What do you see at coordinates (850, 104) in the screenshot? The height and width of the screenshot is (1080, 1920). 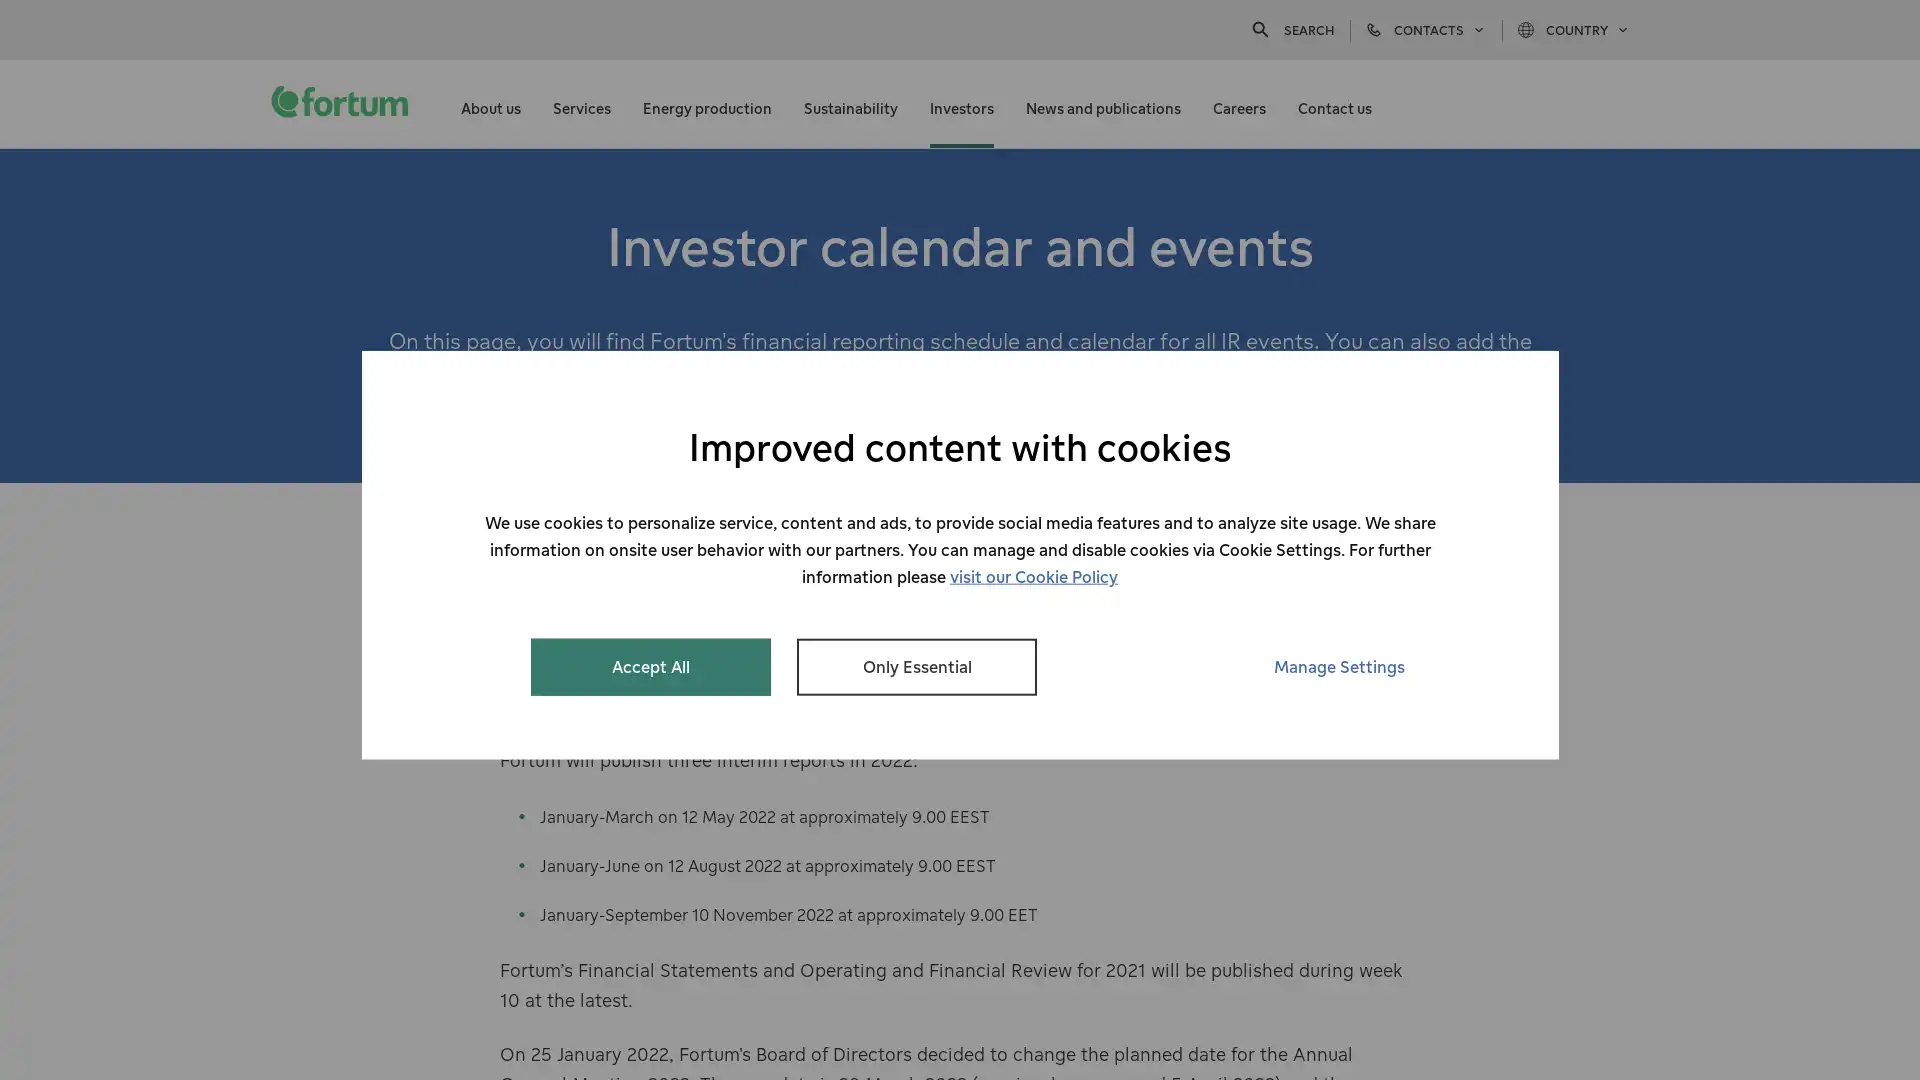 I see `Sustainability` at bounding box center [850, 104].